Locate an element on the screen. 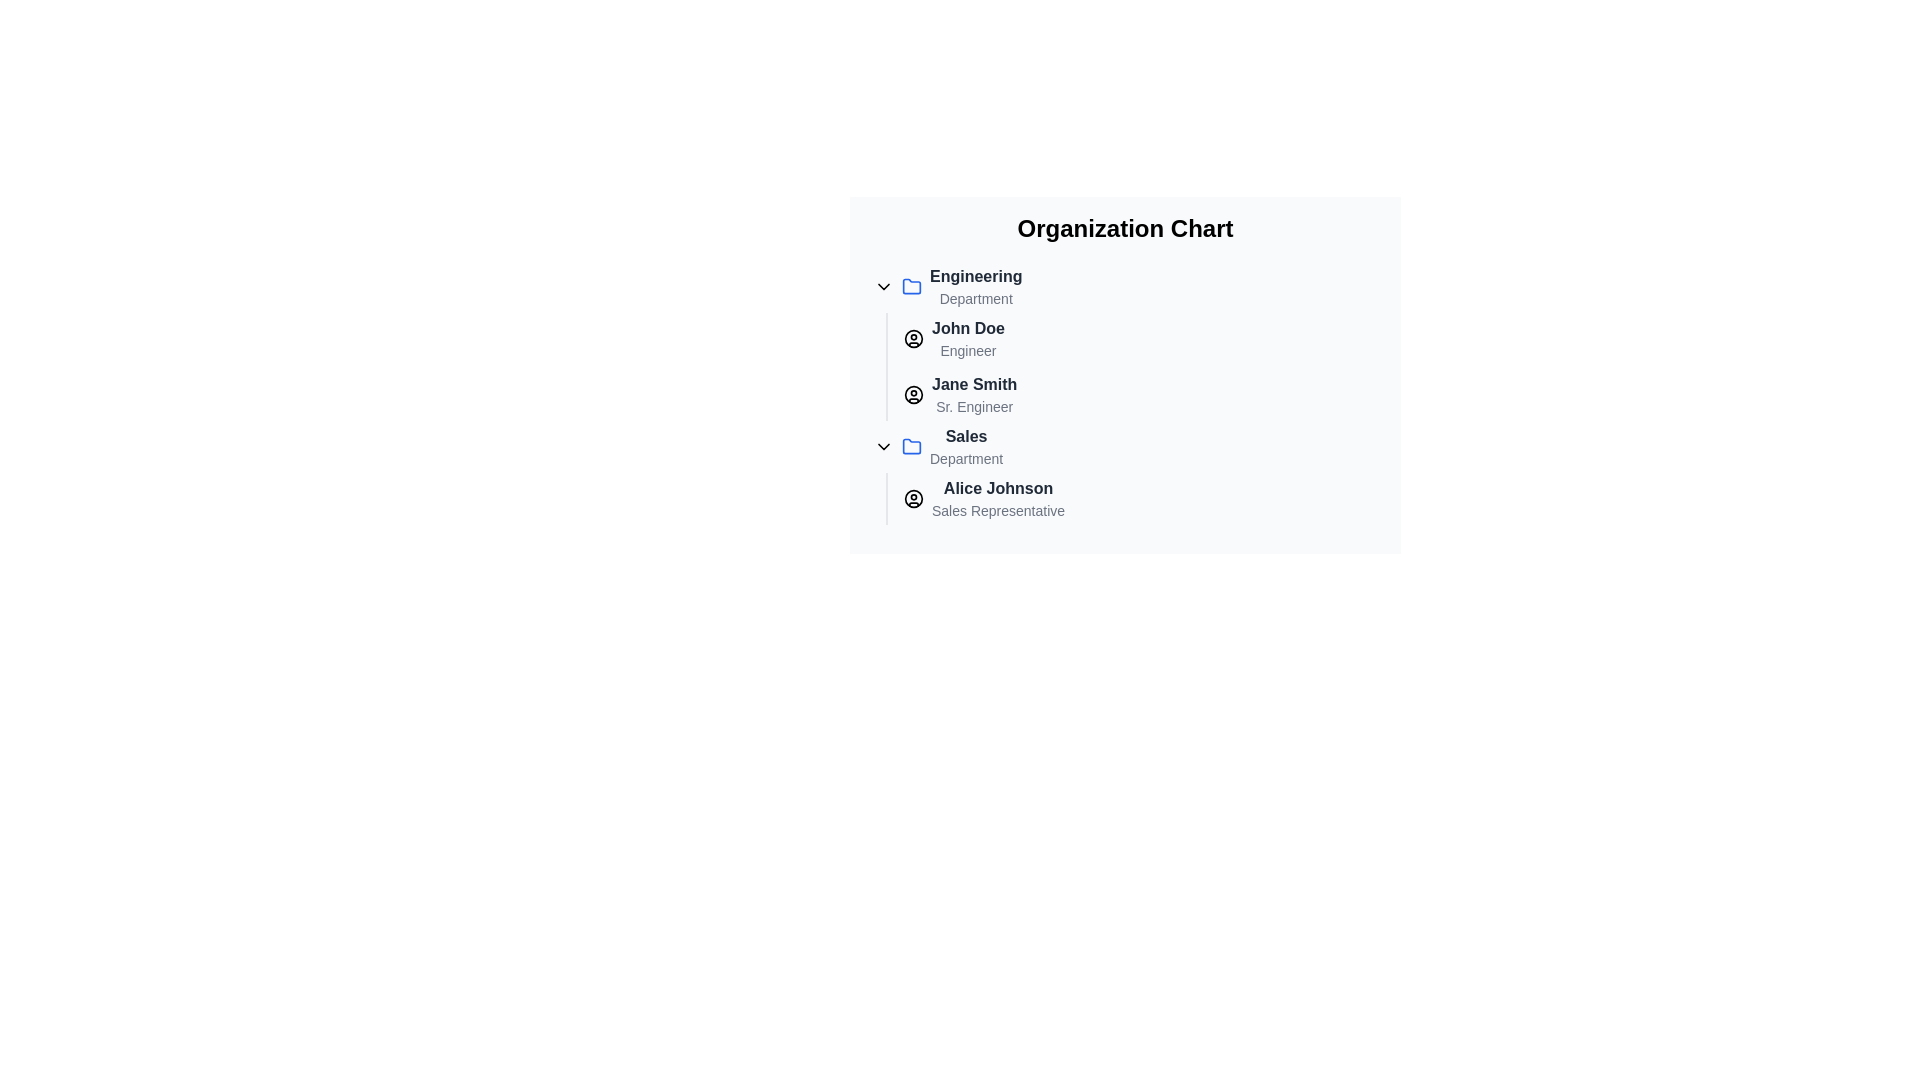  the text label displaying 'Alice Johnson' with the title 'Sales Representative' in the 'Sales' section of the organization chart is located at coordinates (998, 497).